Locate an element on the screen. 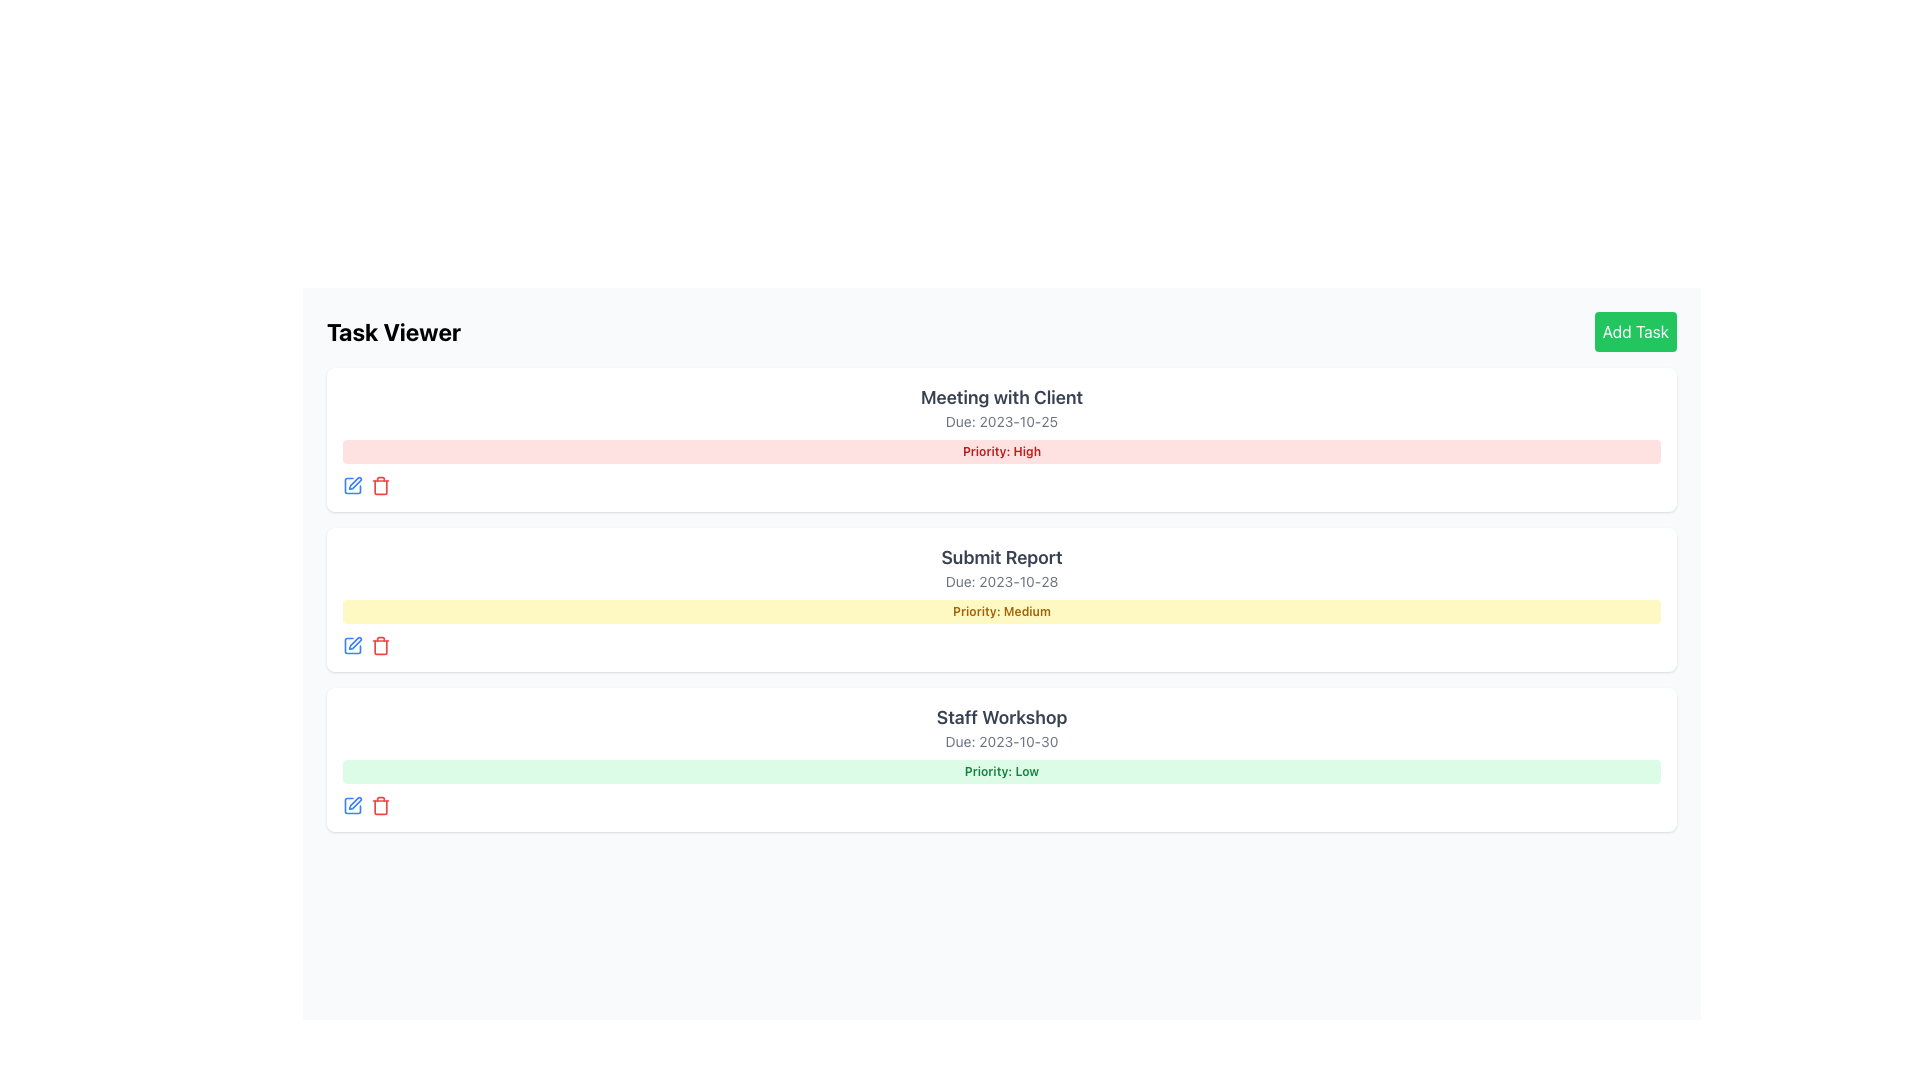 Image resolution: width=1920 pixels, height=1080 pixels. the delete button for the 'Submit Report' task is located at coordinates (380, 645).